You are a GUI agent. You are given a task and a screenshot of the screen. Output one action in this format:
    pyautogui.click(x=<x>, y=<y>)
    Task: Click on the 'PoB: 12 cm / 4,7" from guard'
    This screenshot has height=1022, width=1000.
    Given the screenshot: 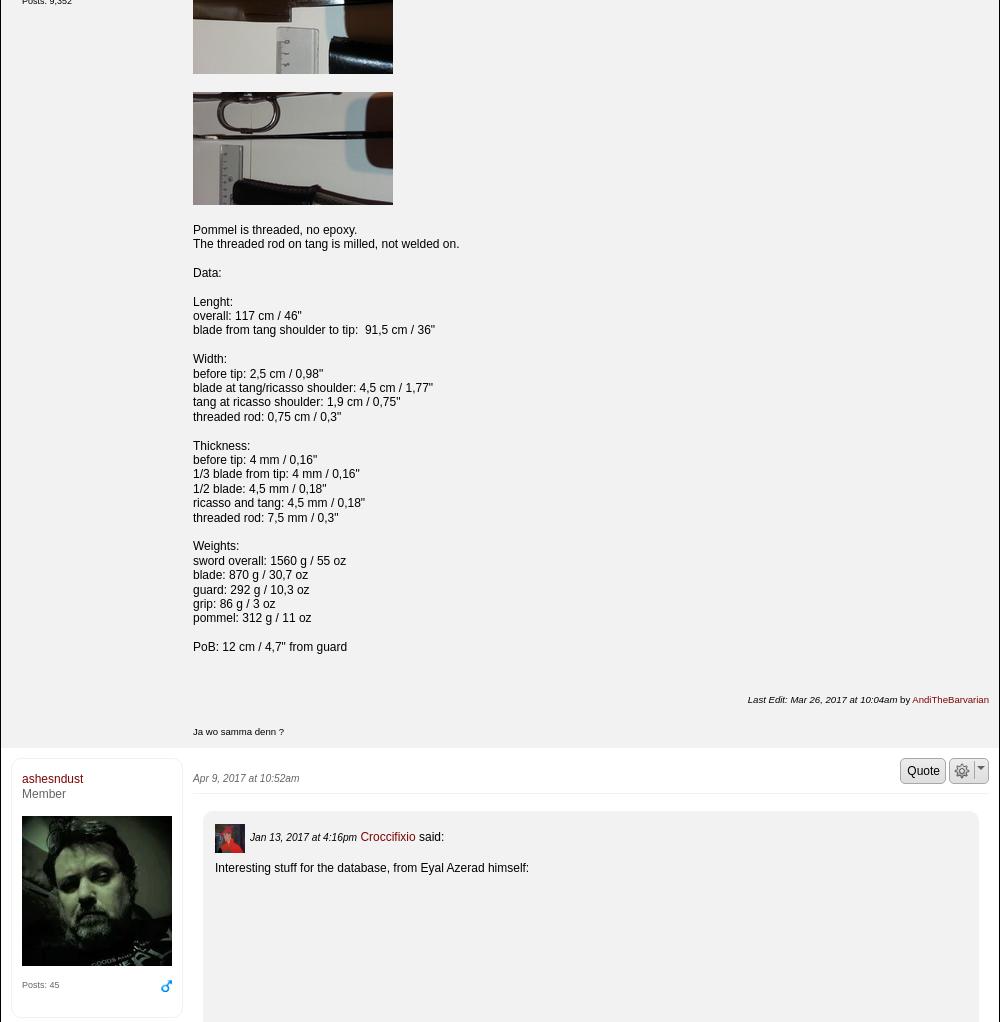 What is the action you would take?
    pyautogui.click(x=270, y=647)
    